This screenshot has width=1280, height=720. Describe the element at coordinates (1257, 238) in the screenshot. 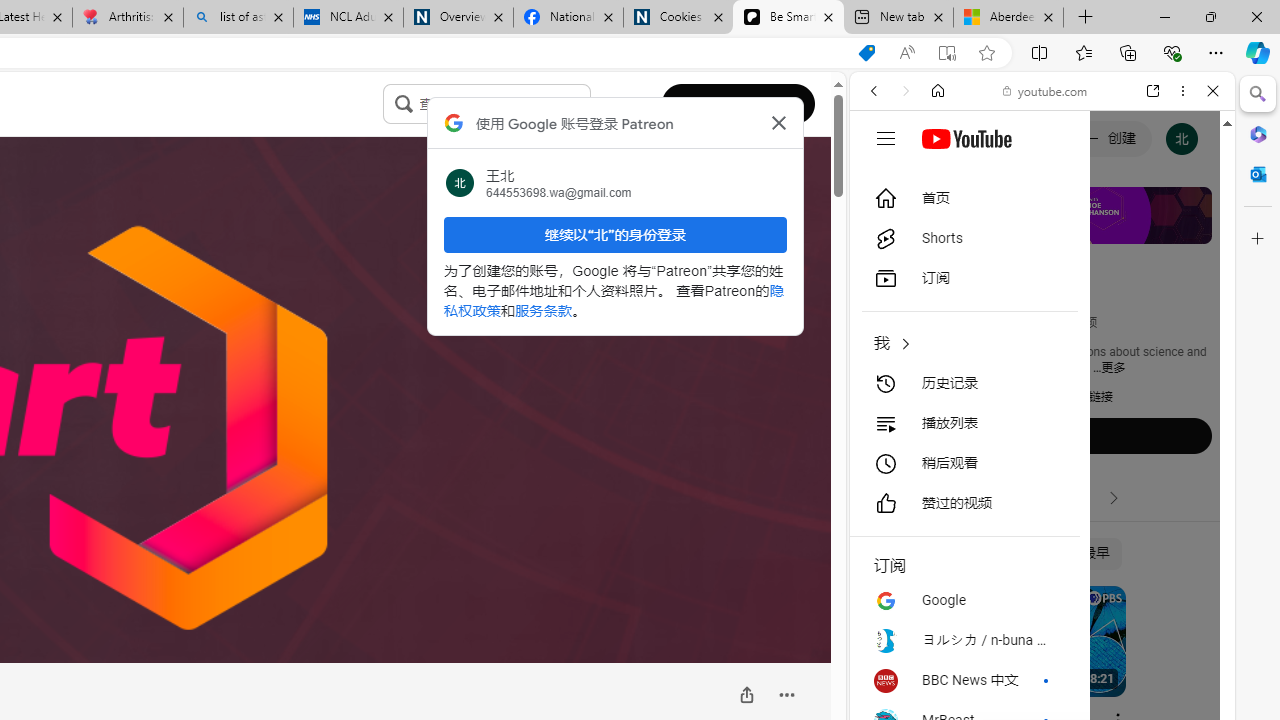

I see `'Close Customize pane'` at that location.